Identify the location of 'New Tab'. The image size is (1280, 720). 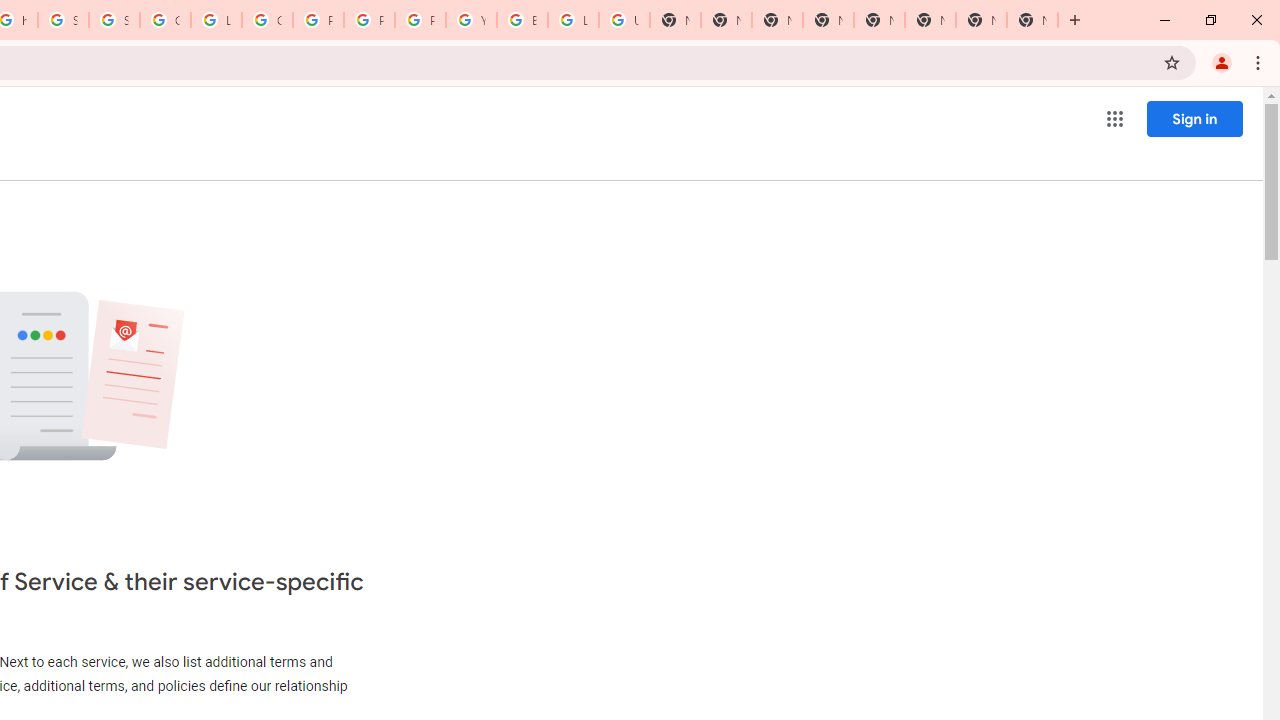
(1032, 20).